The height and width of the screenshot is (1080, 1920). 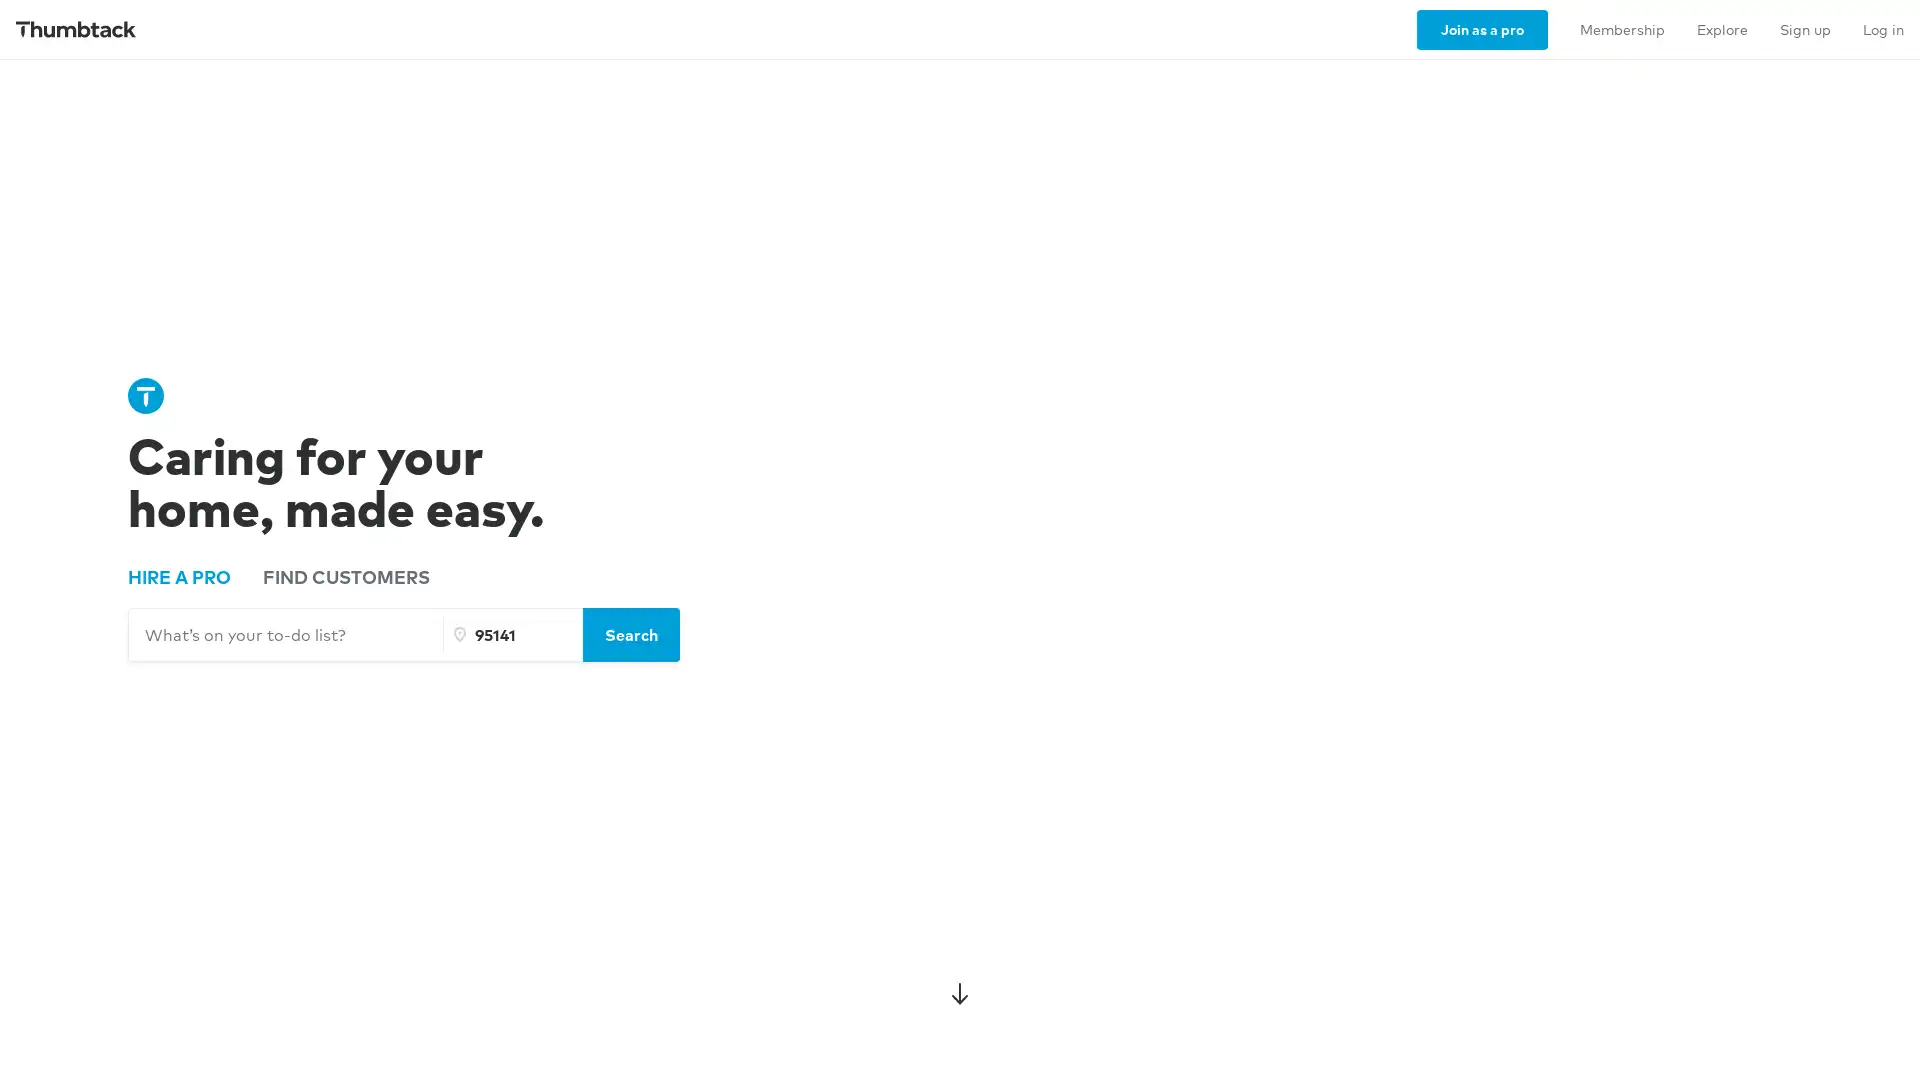 What do you see at coordinates (179, 577) in the screenshot?
I see `HIRE A PRO` at bounding box center [179, 577].